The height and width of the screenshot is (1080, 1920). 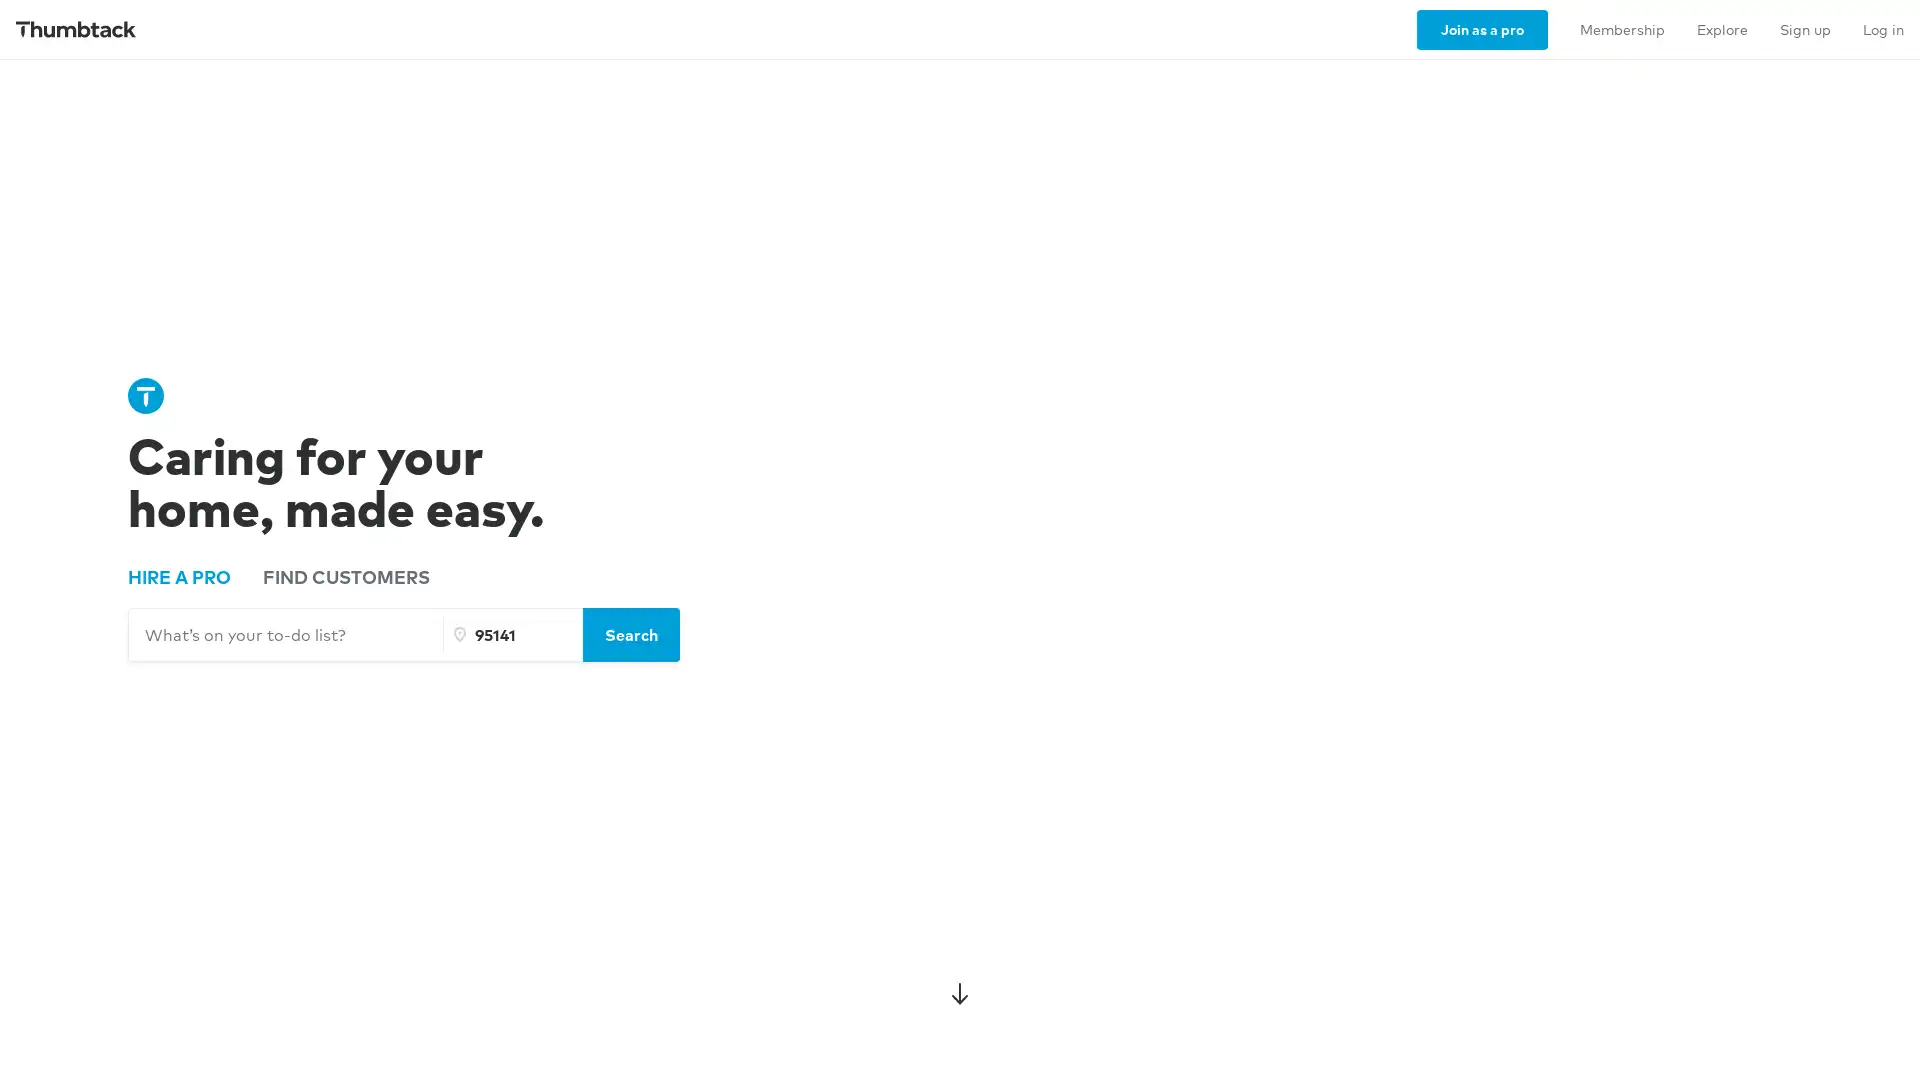 What do you see at coordinates (179, 577) in the screenshot?
I see `HIRE A PRO` at bounding box center [179, 577].